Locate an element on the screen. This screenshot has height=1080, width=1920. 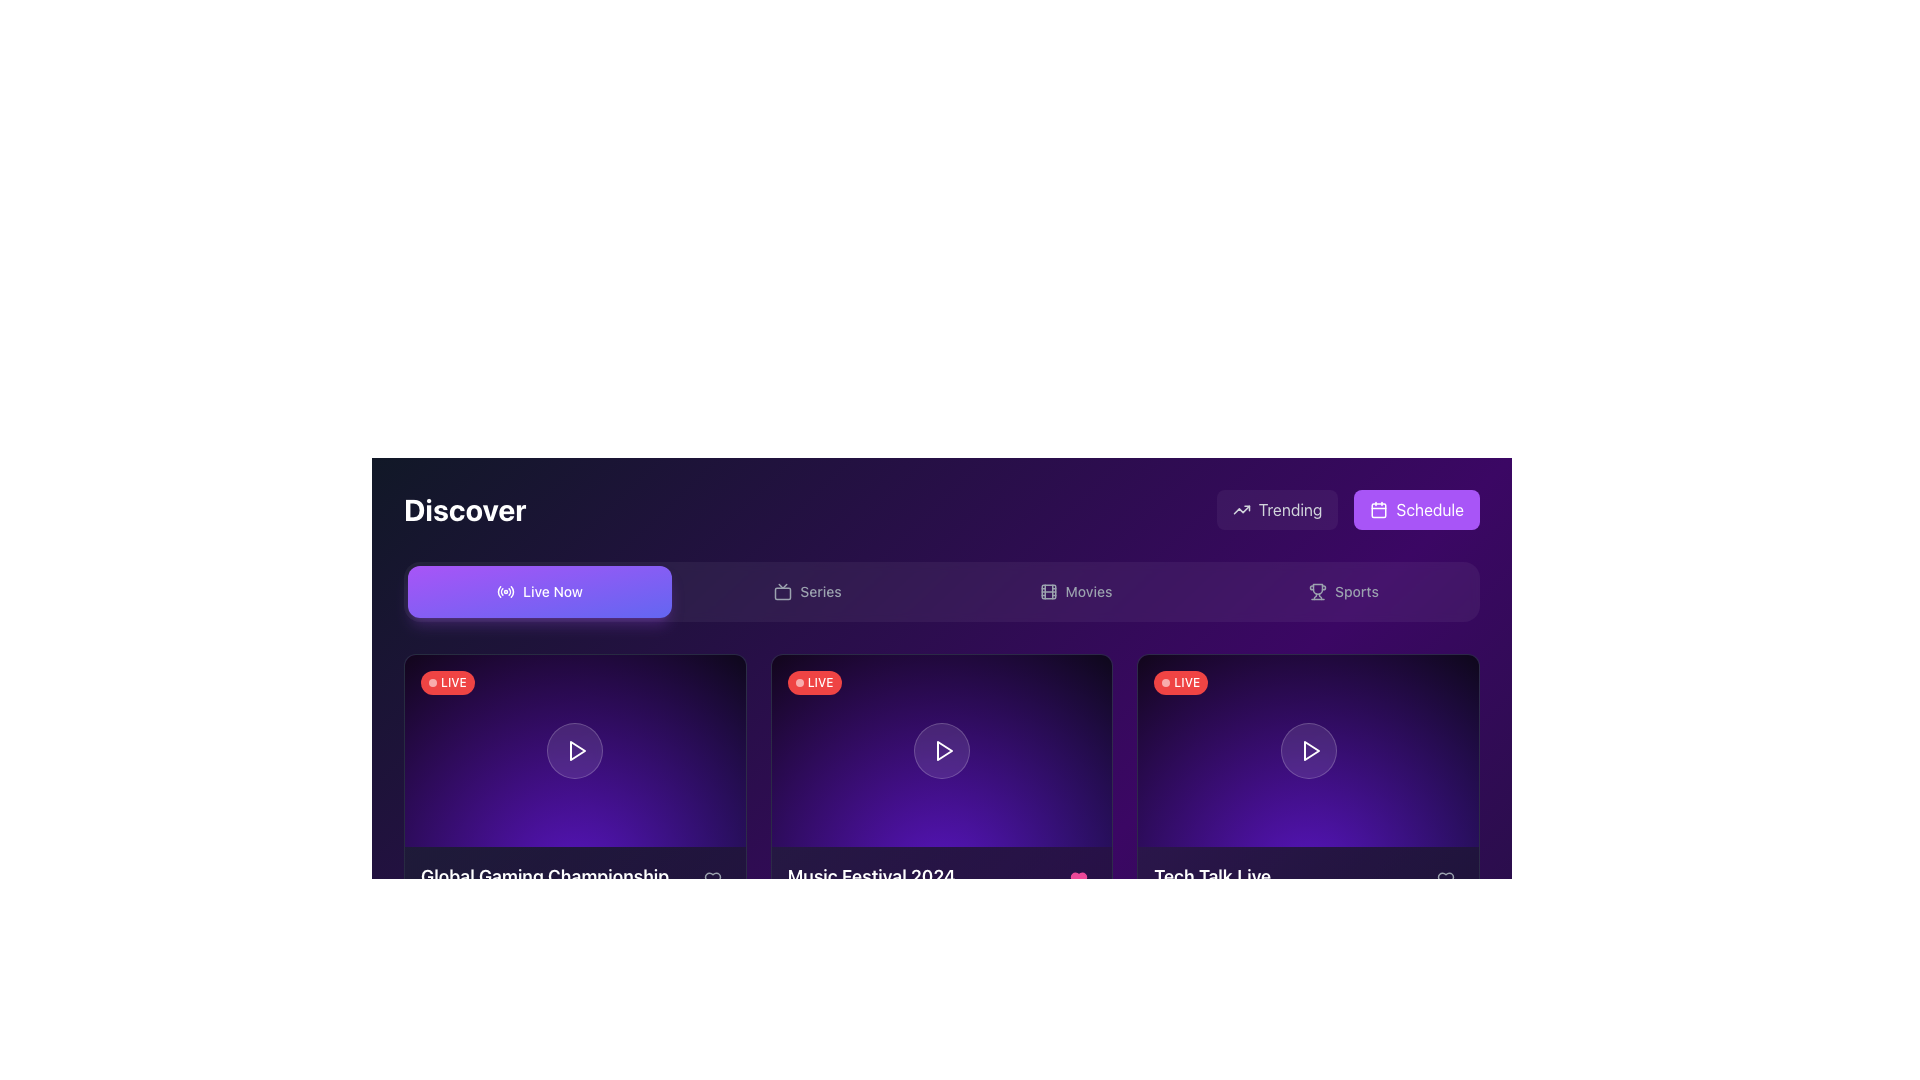
the play button icon, which is a right-pointing triangle located in the second card of a series below the main navigation bar, to receive additional UI feedback is located at coordinates (944, 750).